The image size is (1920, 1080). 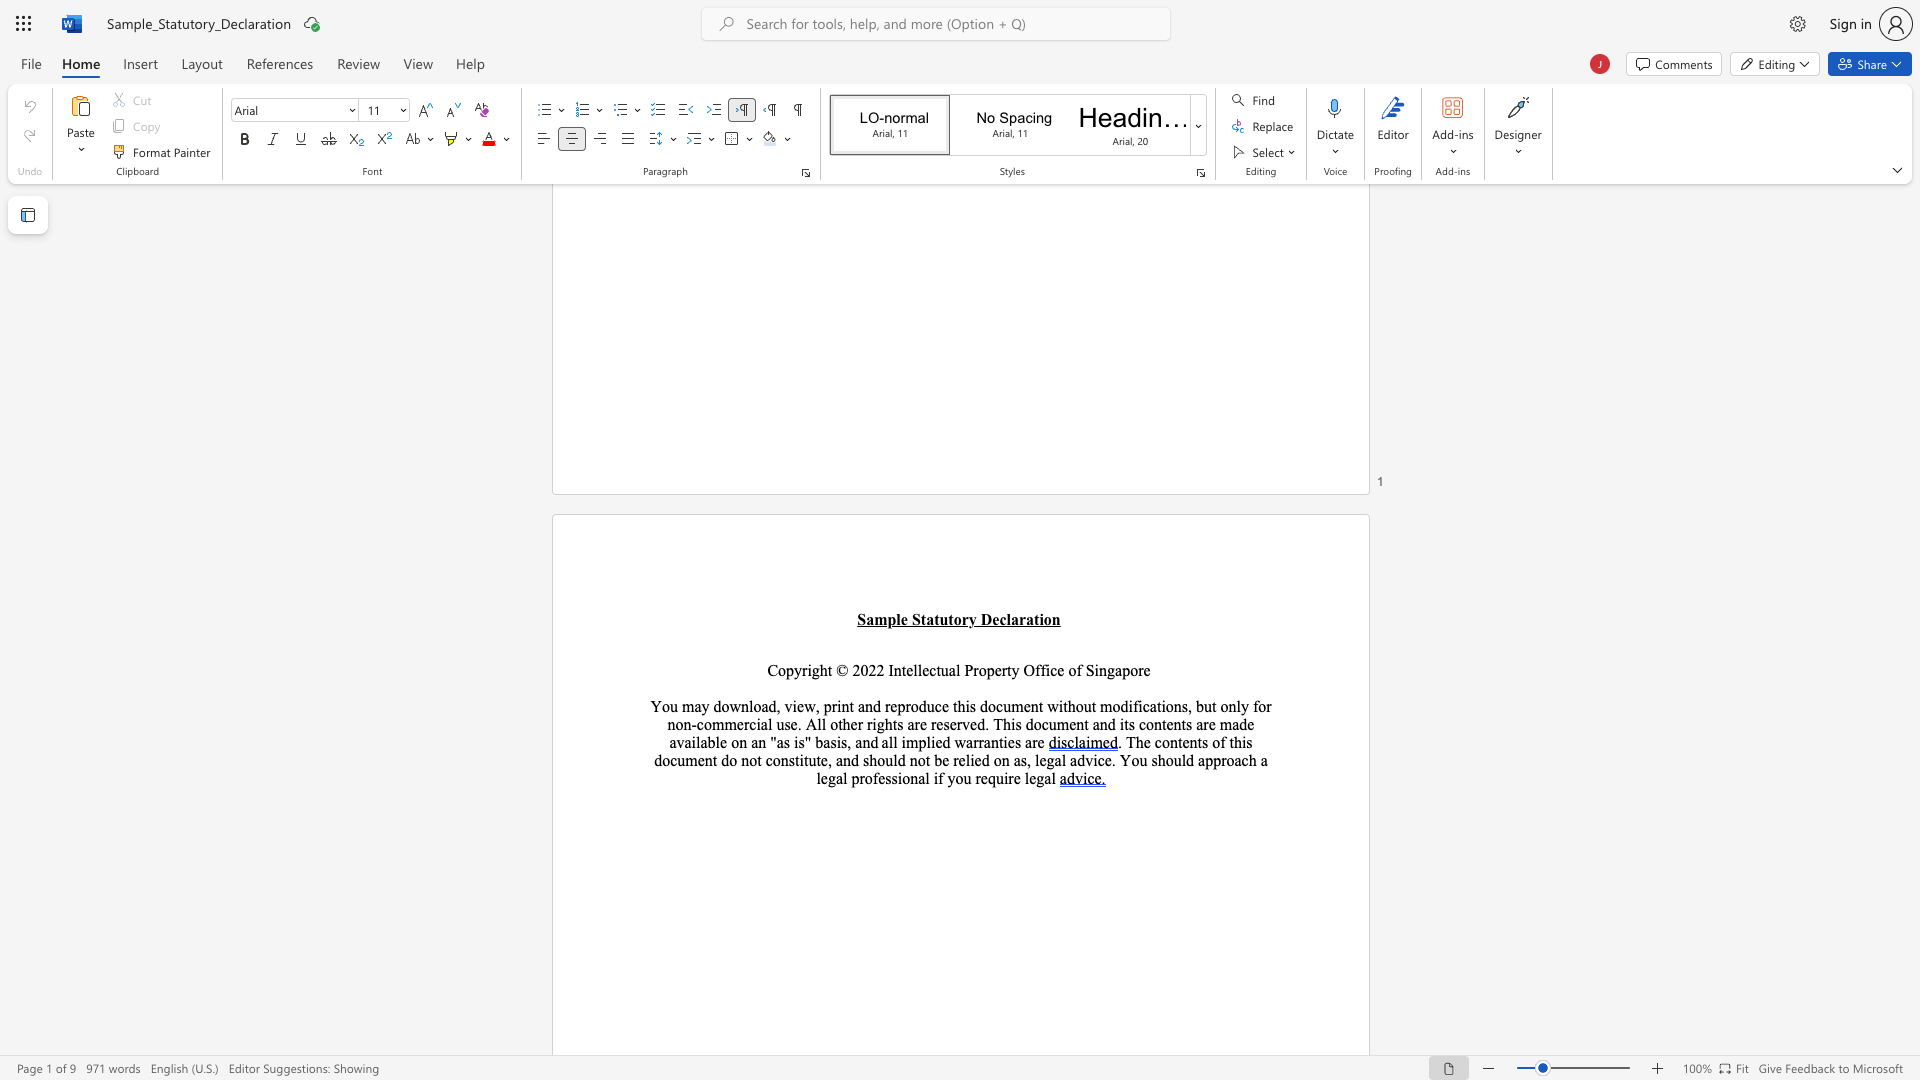 I want to click on the subset text "The contents of this do" within the text ". The contents of this document", so click(x=1125, y=742).